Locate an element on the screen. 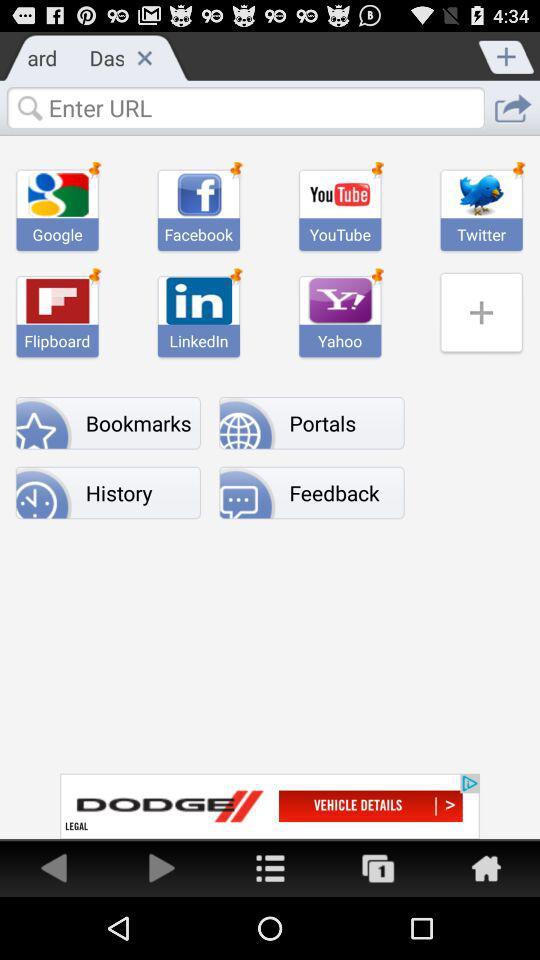  the play icon is located at coordinates (161, 928).